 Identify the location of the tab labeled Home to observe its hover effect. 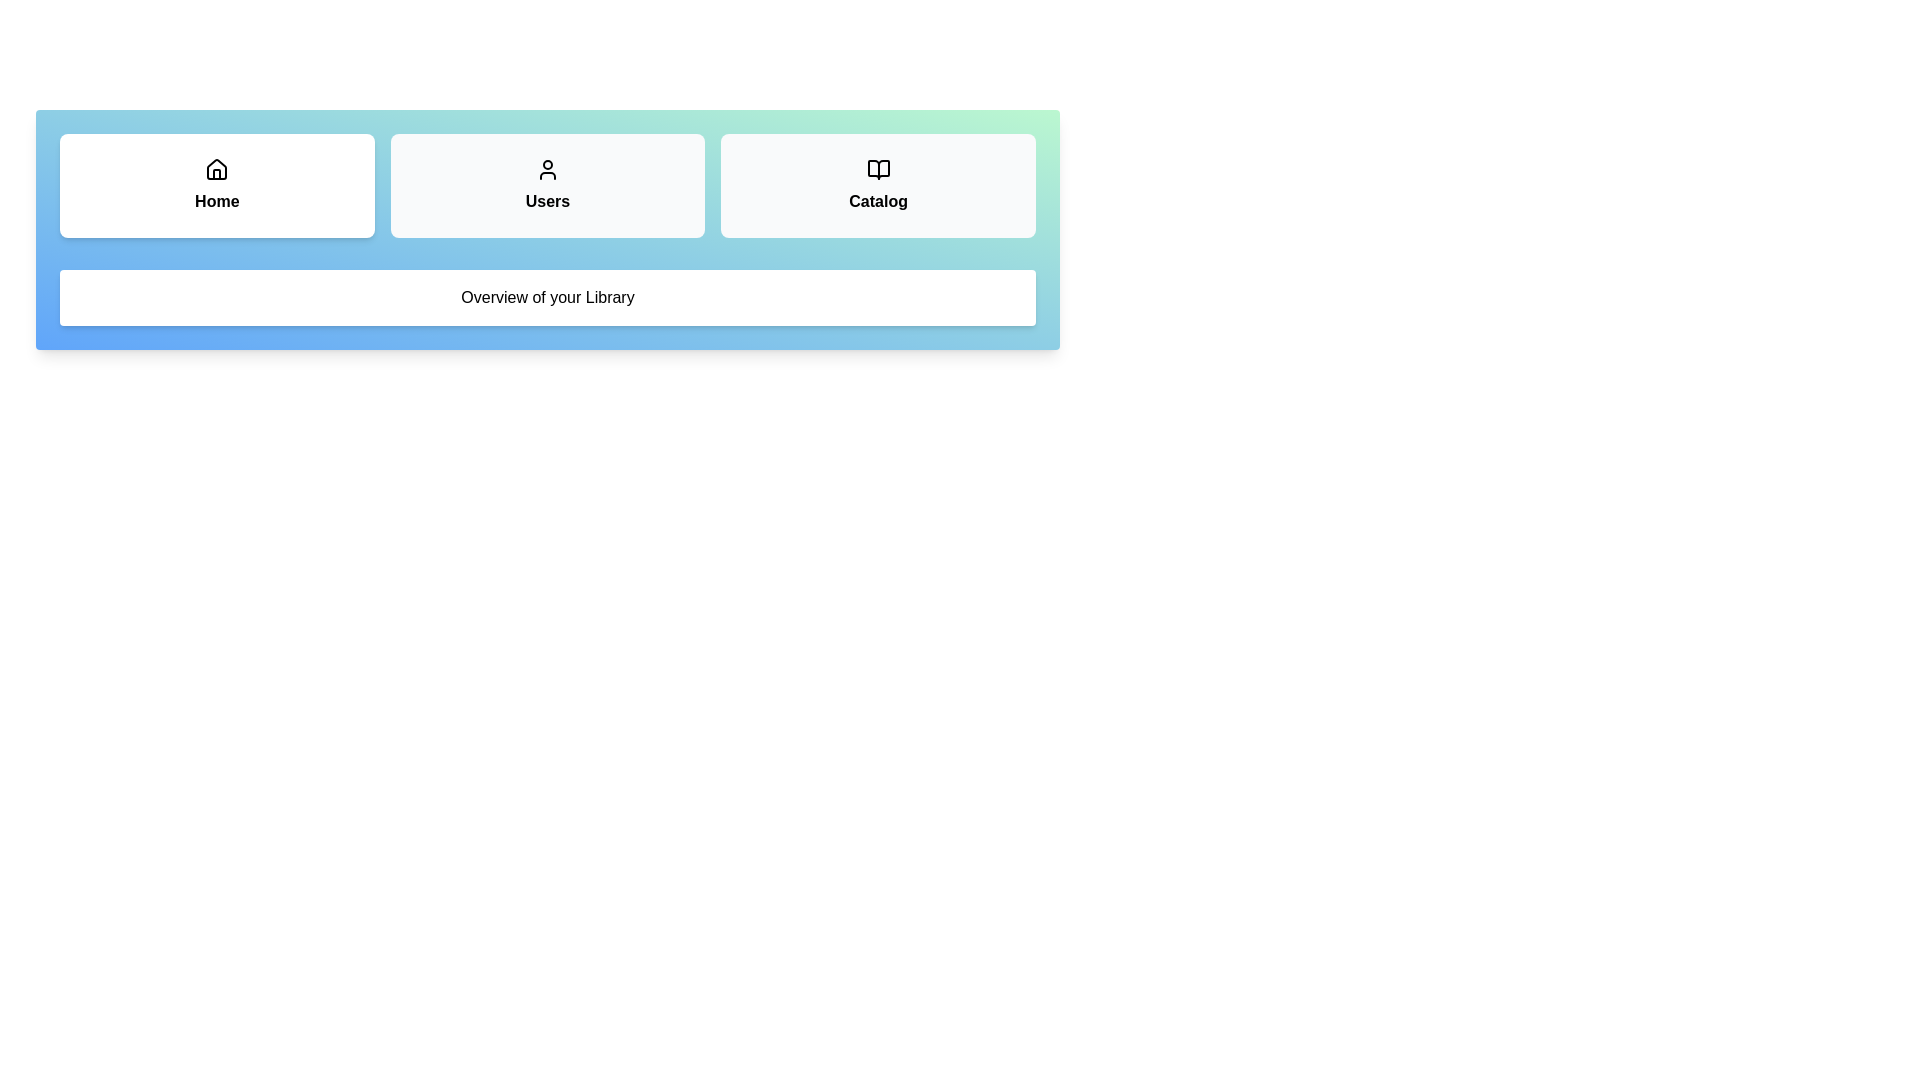
(217, 185).